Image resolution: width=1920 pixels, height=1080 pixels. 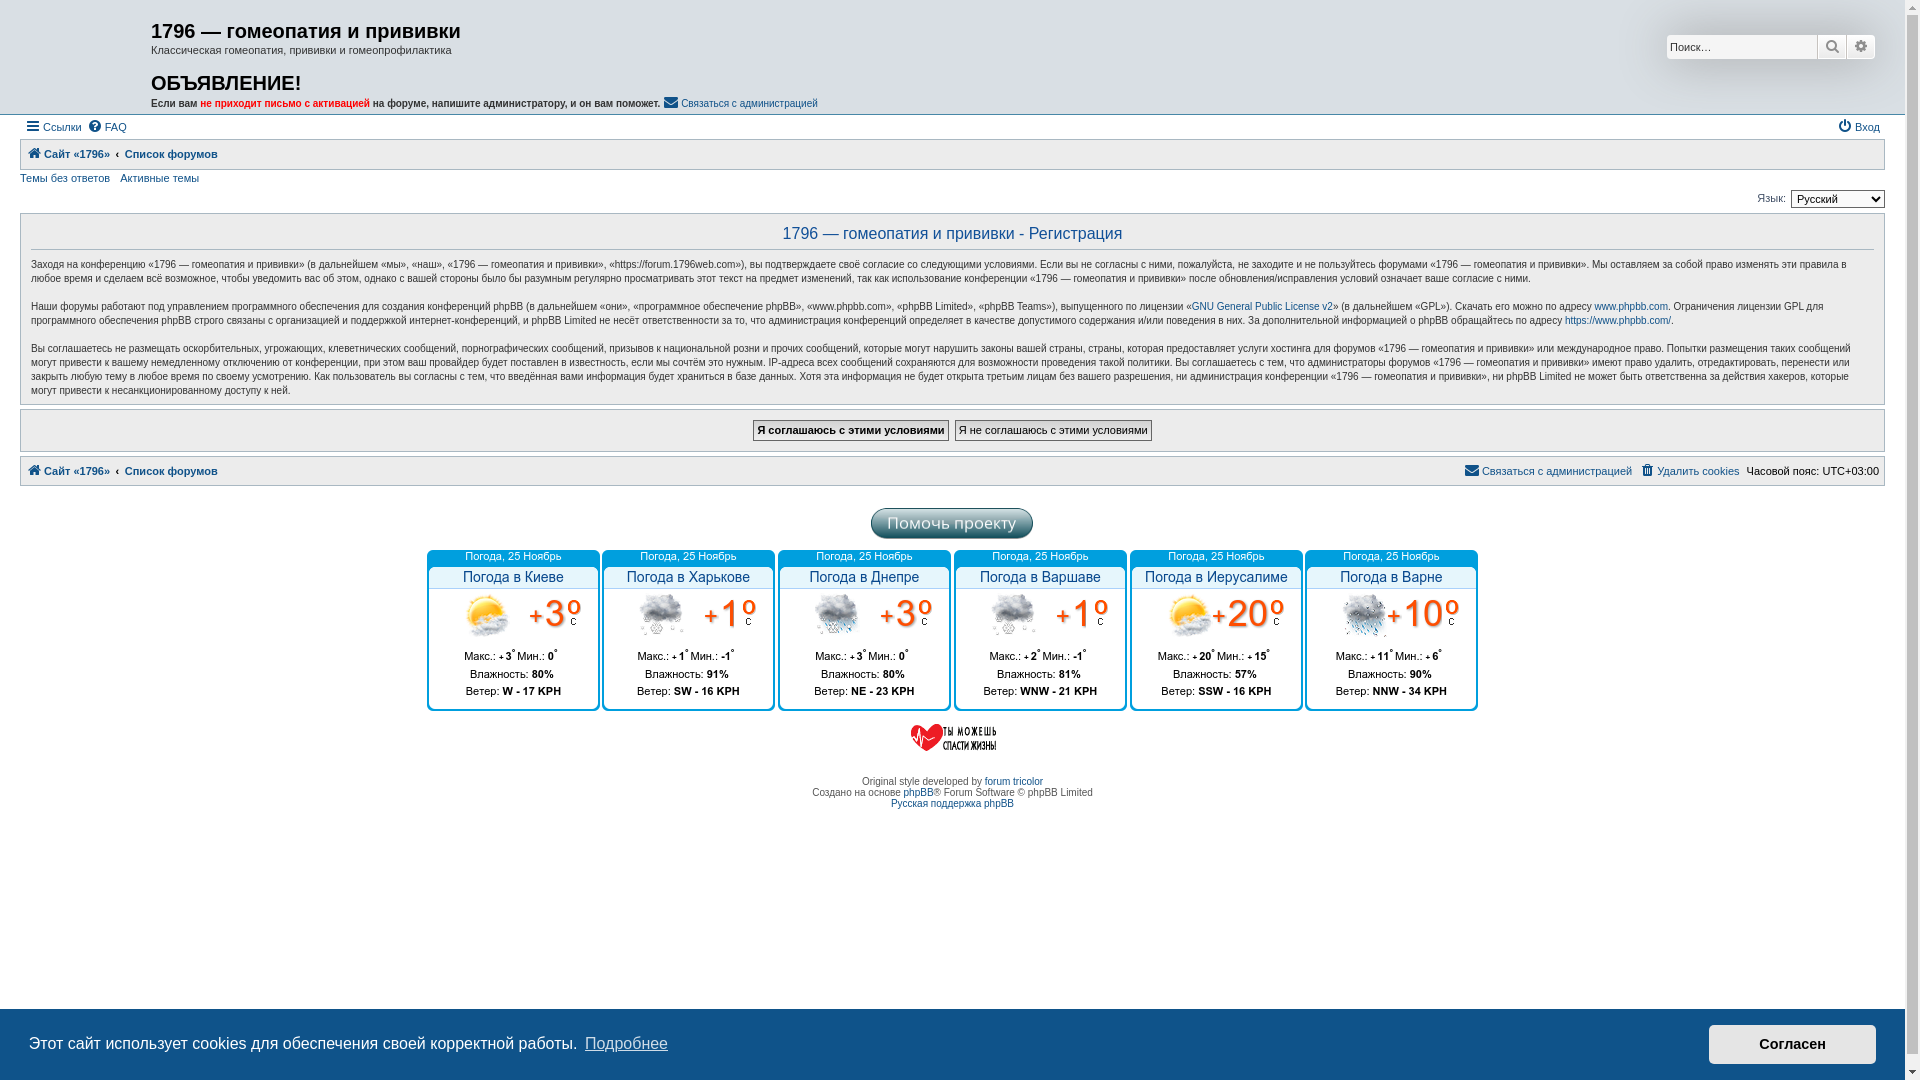 What do you see at coordinates (984, 780) in the screenshot?
I see `'forum tricolor'` at bounding box center [984, 780].